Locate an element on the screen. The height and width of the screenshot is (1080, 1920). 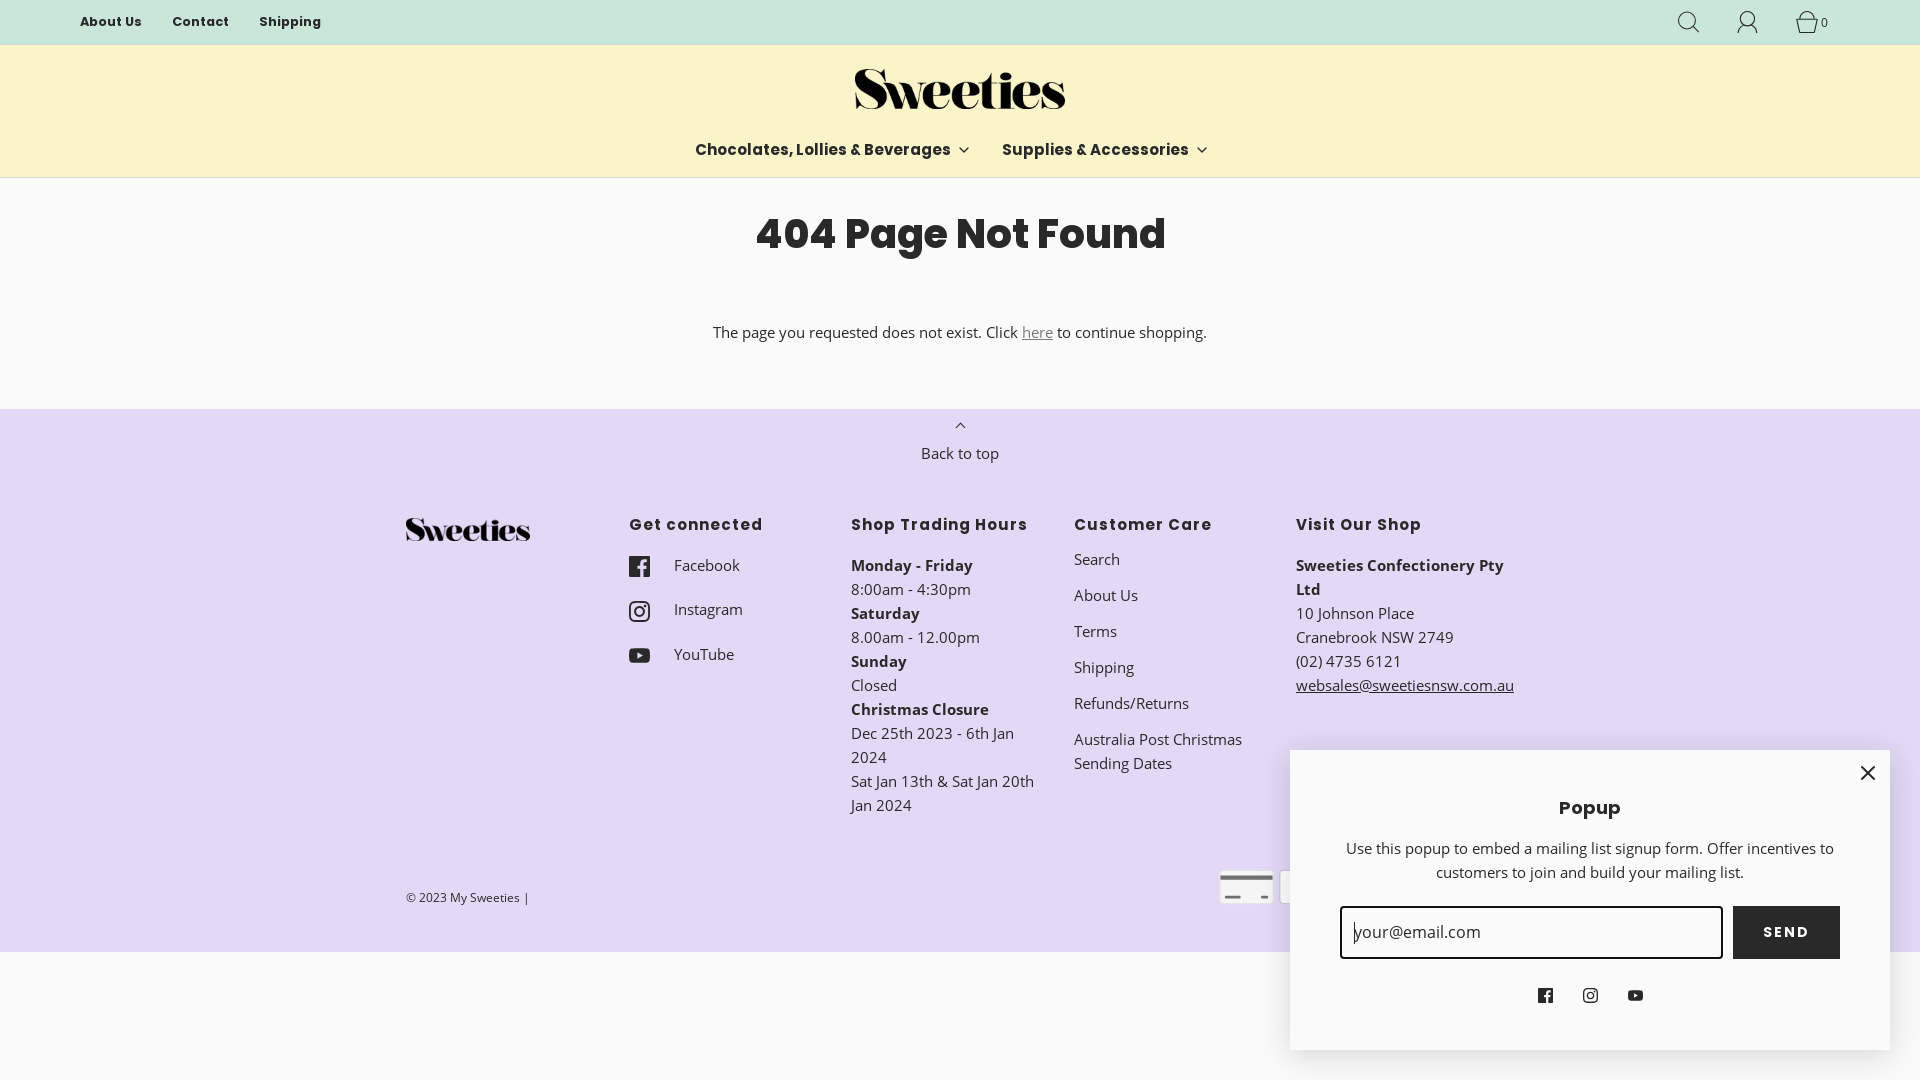
'YouTube icon' is located at coordinates (1635, 992).